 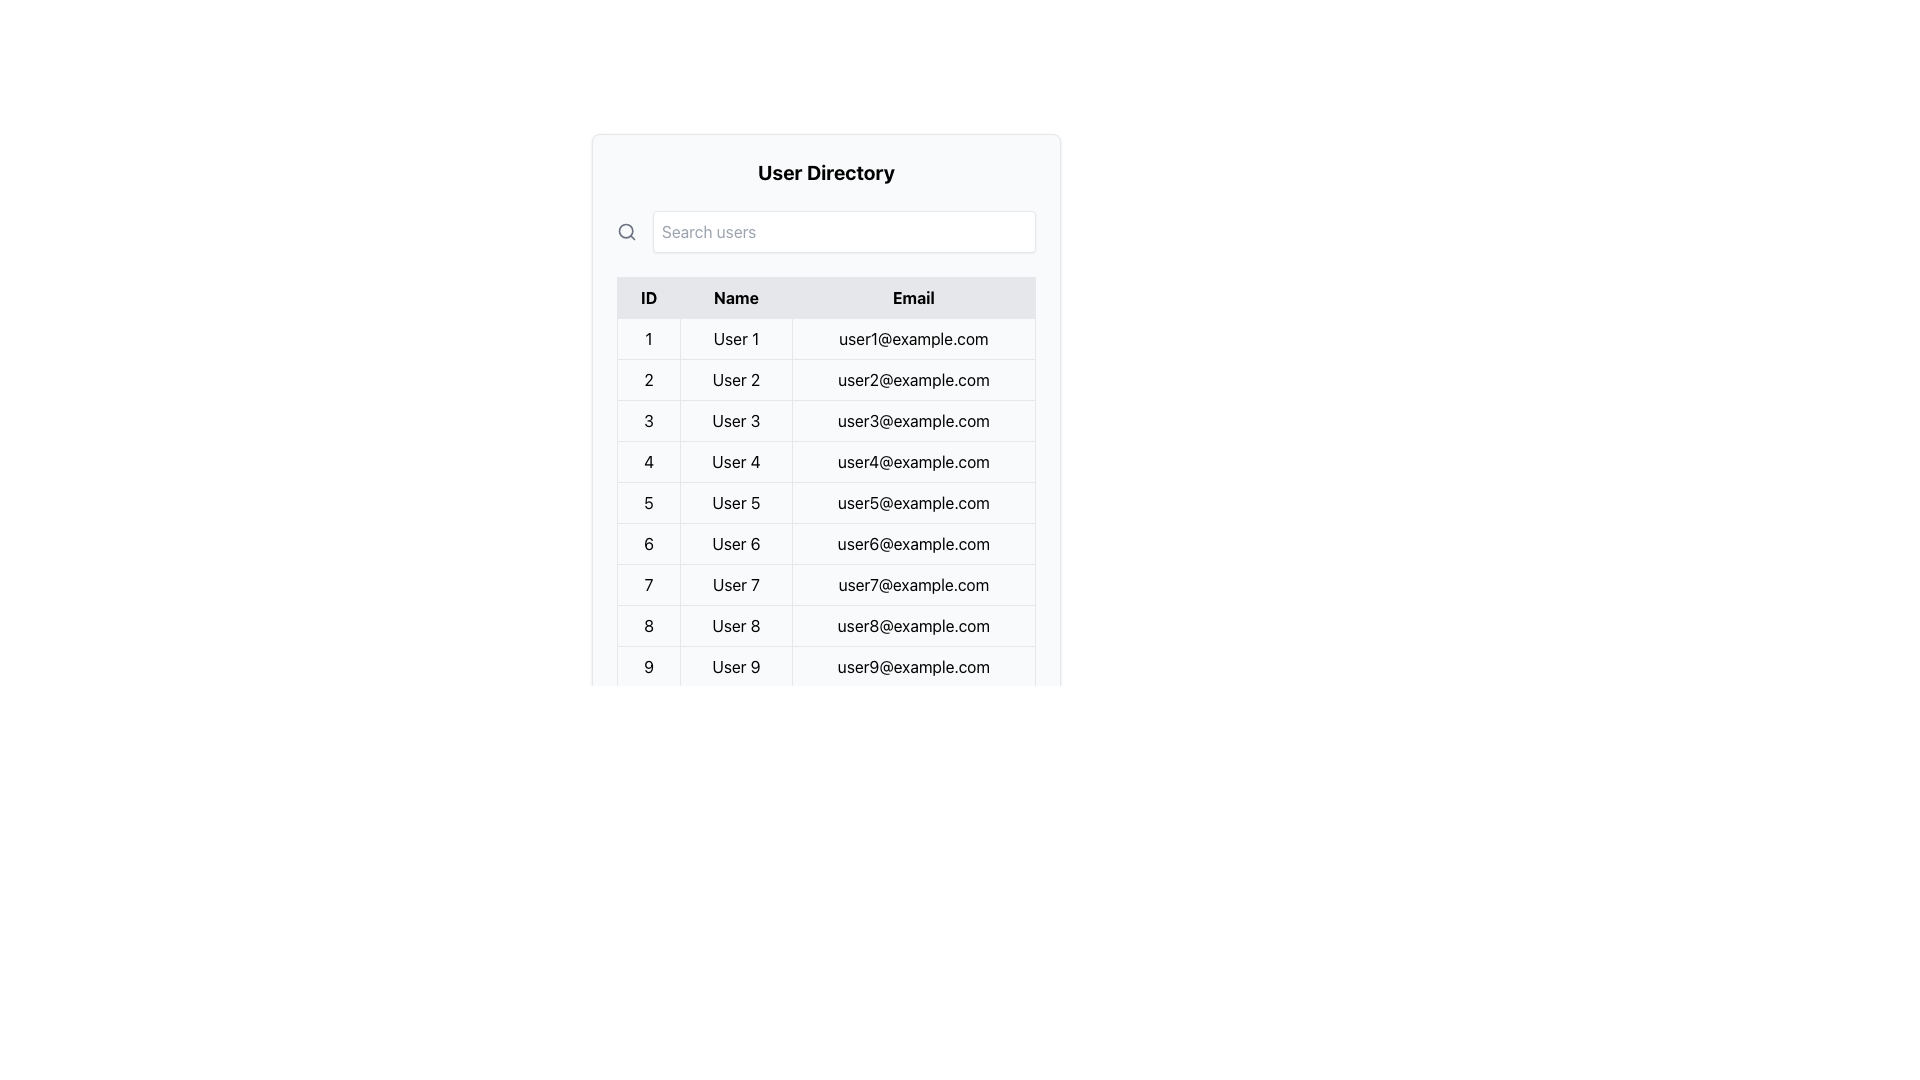 What do you see at coordinates (912, 338) in the screenshot?
I see `displayed email address 'user1@example.com' from the static text label located in the first row of the table under the 'Email' column` at bounding box center [912, 338].